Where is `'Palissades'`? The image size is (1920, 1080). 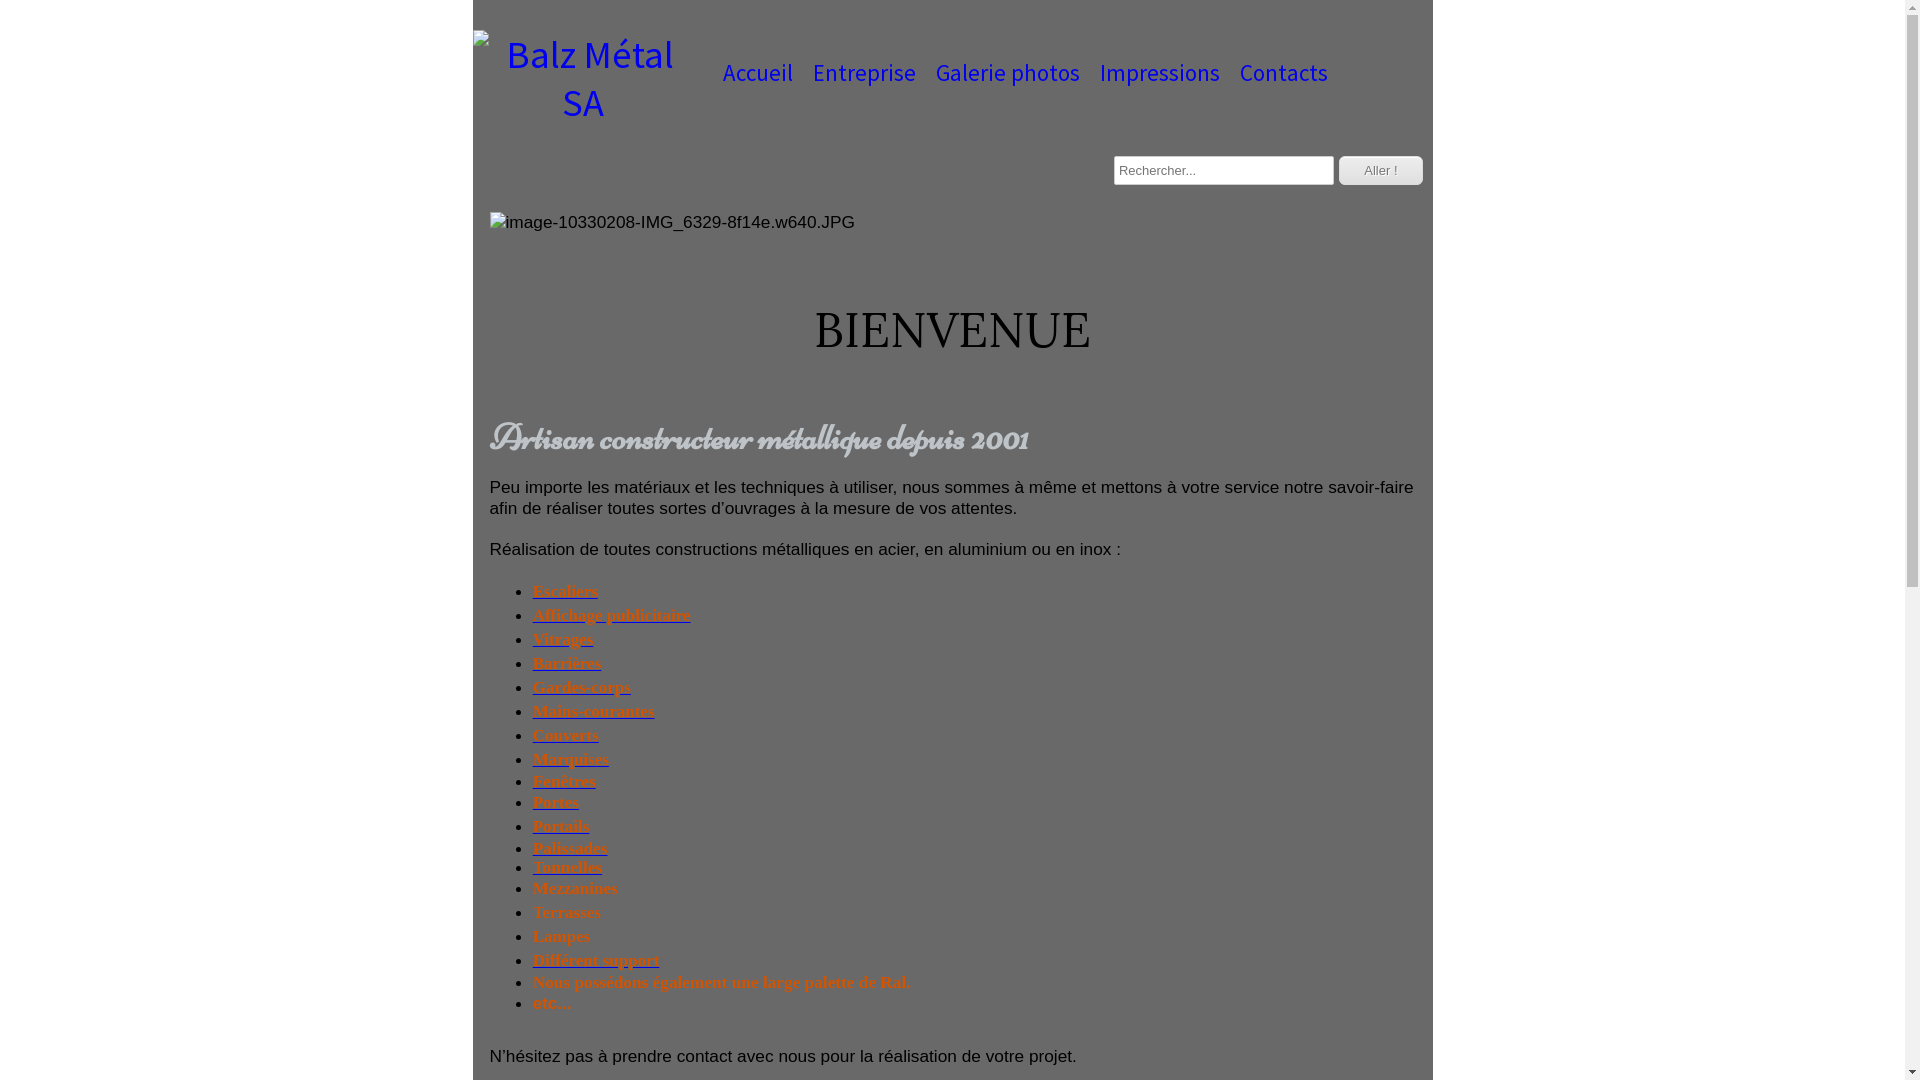 'Palissades' is located at coordinates (569, 848).